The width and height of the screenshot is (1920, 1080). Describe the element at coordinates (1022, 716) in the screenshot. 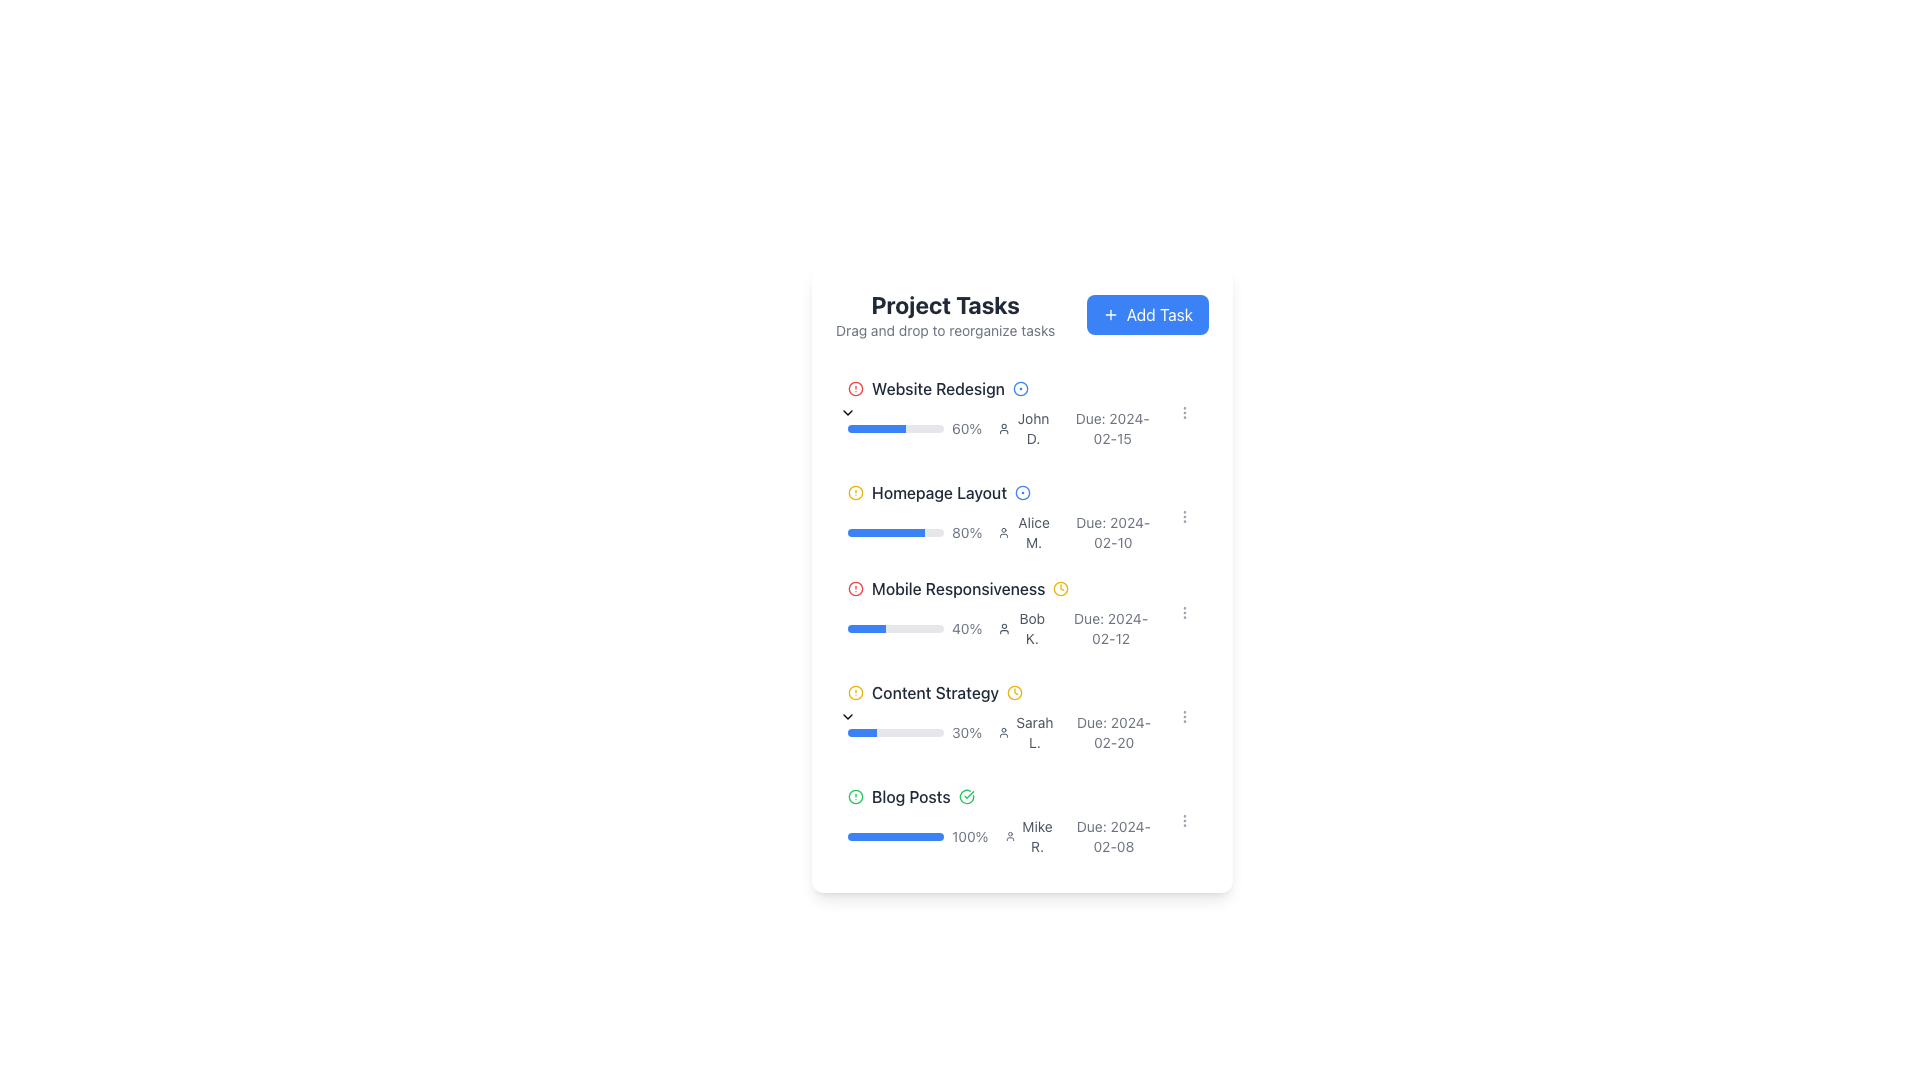

I see `the task item labeled 'Content Strategy'` at that location.